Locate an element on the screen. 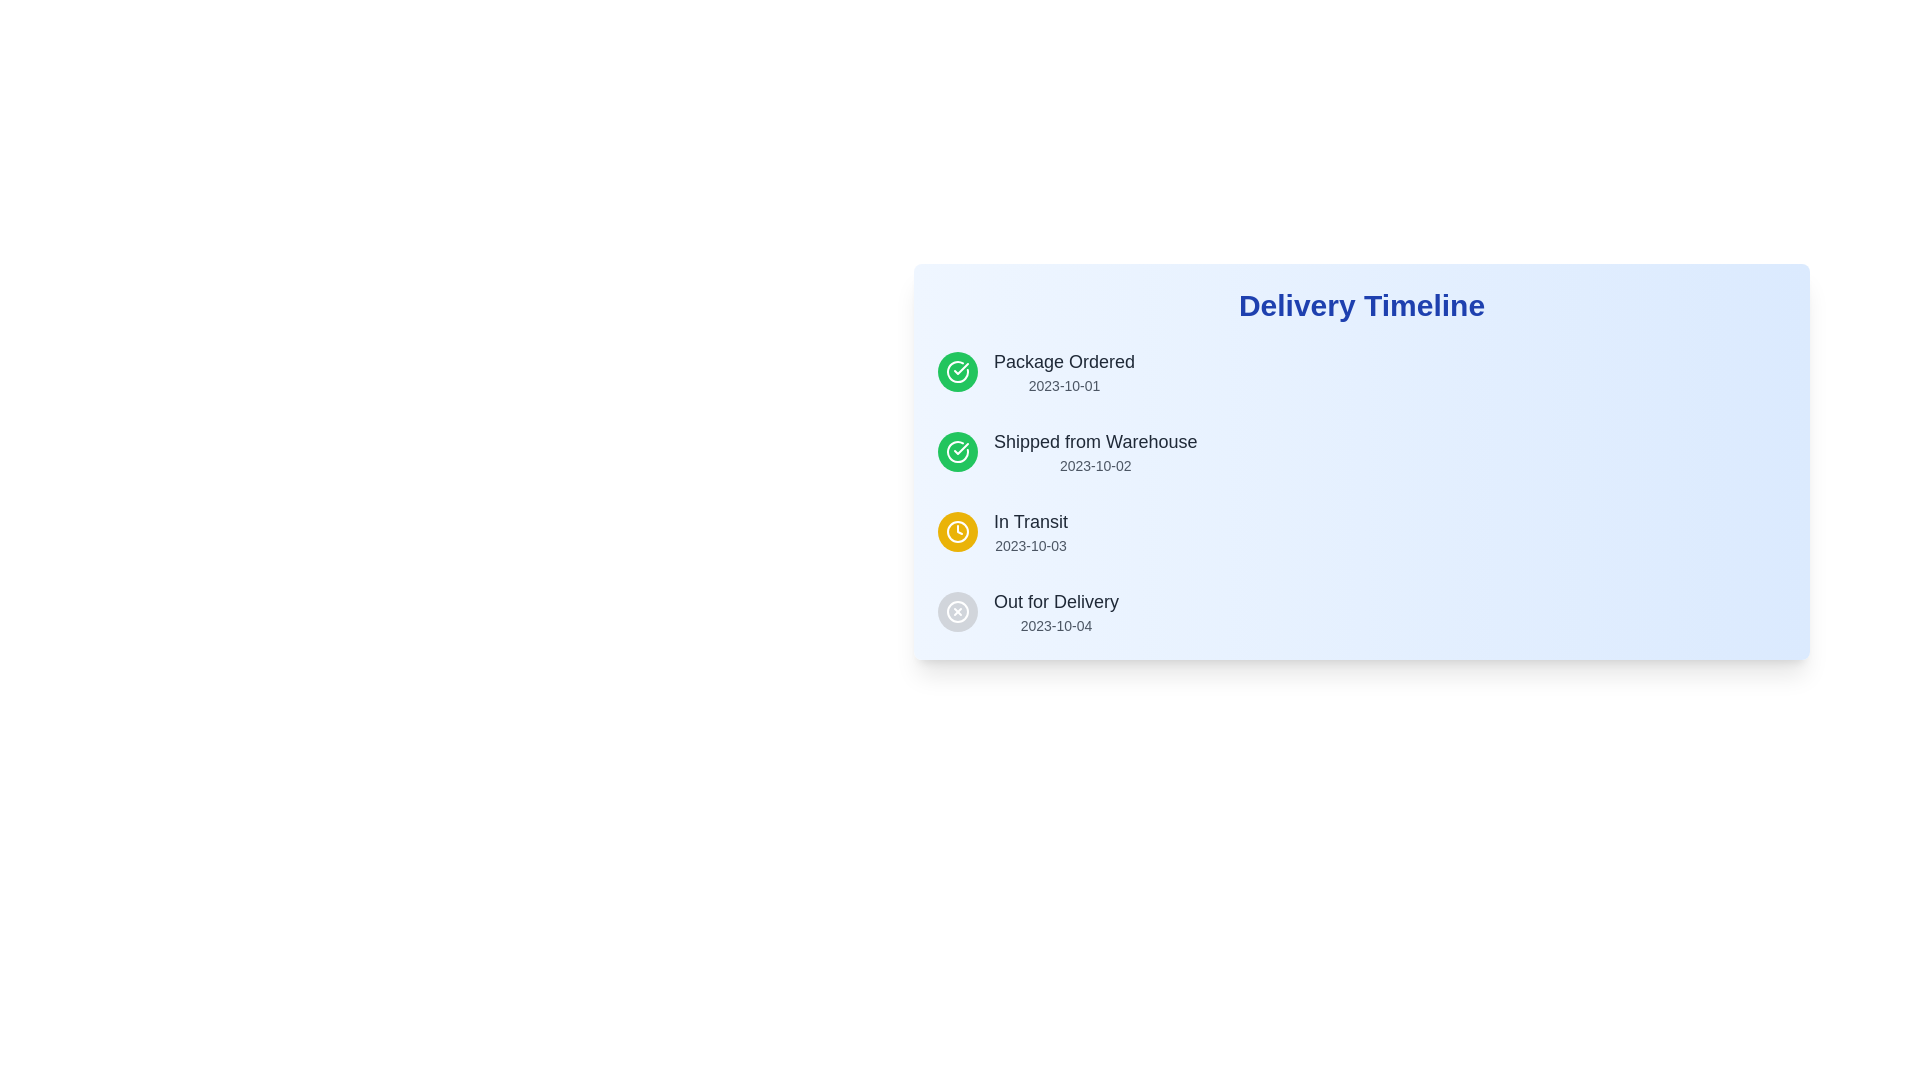  date text '2023-10-04' displayed in a small gray font below the 'Out for Delivery' text in the delivery timeline interface is located at coordinates (1055, 624).